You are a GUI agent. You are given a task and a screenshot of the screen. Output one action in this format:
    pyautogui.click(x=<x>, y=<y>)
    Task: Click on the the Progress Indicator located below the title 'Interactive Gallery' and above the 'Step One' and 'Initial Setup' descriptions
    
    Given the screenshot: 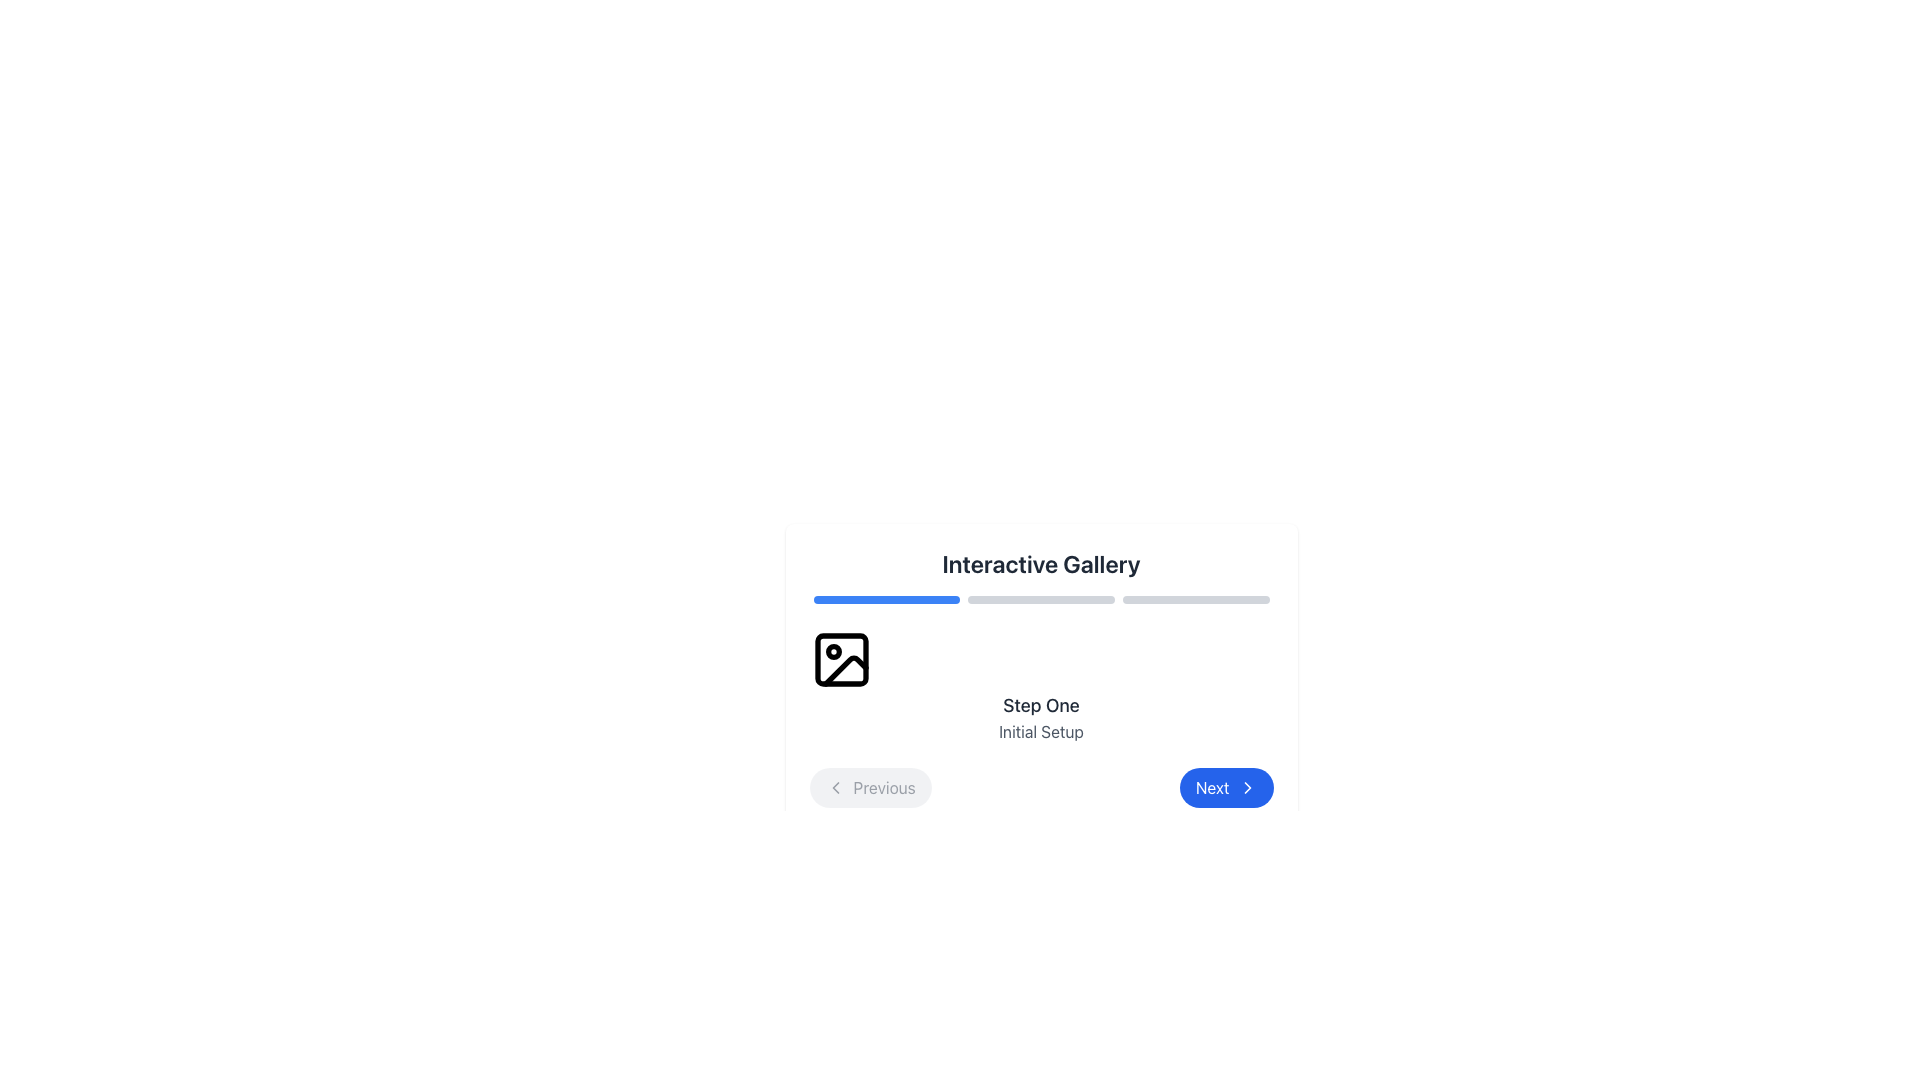 What is the action you would take?
    pyautogui.click(x=1040, y=599)
    